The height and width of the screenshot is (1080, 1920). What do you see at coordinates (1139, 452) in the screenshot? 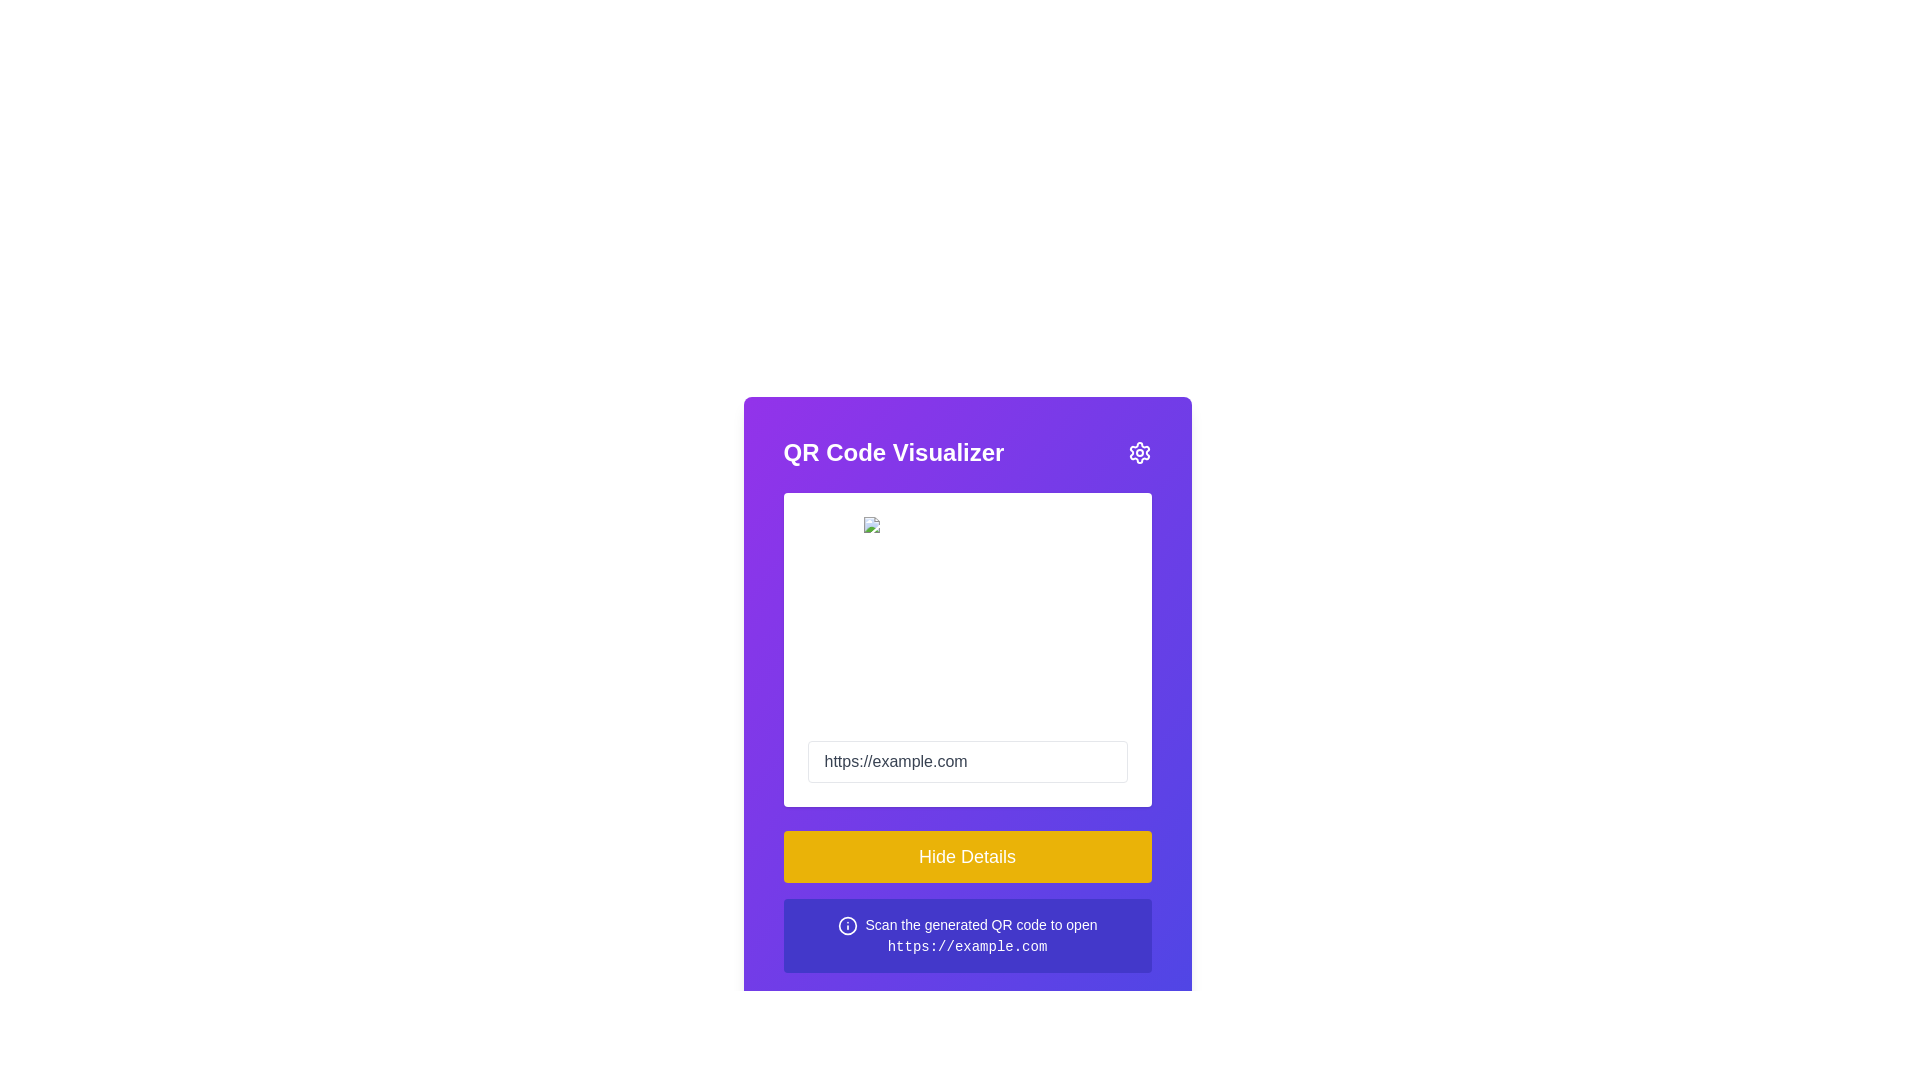
I see `the gear icon in the top-right corner of the purple 'QR Code Visualizer' header` at bounding box center [1139, 452].